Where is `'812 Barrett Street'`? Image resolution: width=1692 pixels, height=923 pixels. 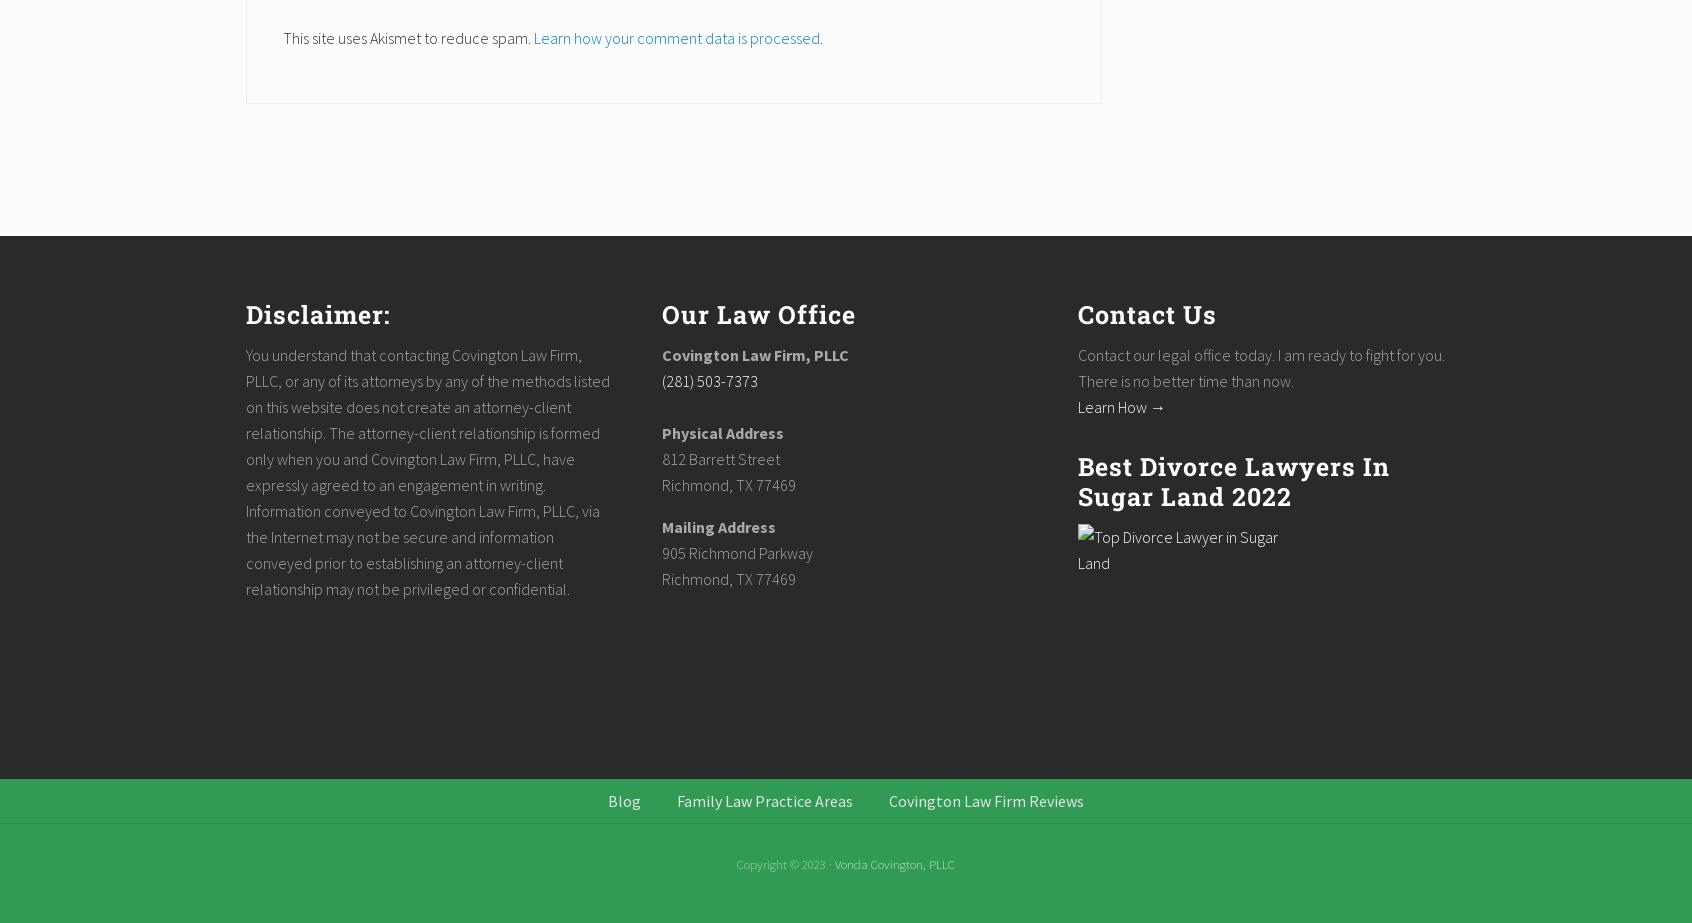
'812 Barrett Street' is located at coordinates (718, 459).